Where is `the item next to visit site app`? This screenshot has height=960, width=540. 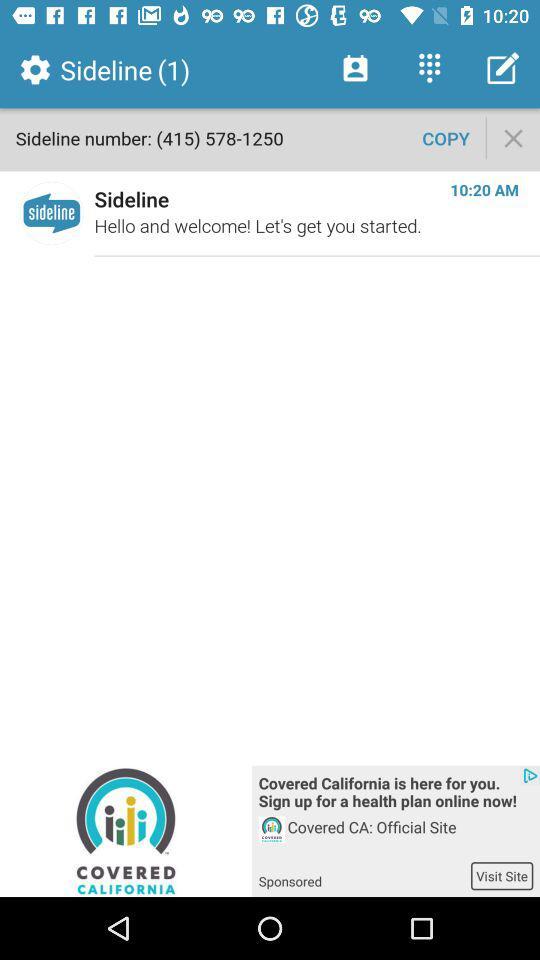 the item next to visit site app is located at coordinates (363, 874).